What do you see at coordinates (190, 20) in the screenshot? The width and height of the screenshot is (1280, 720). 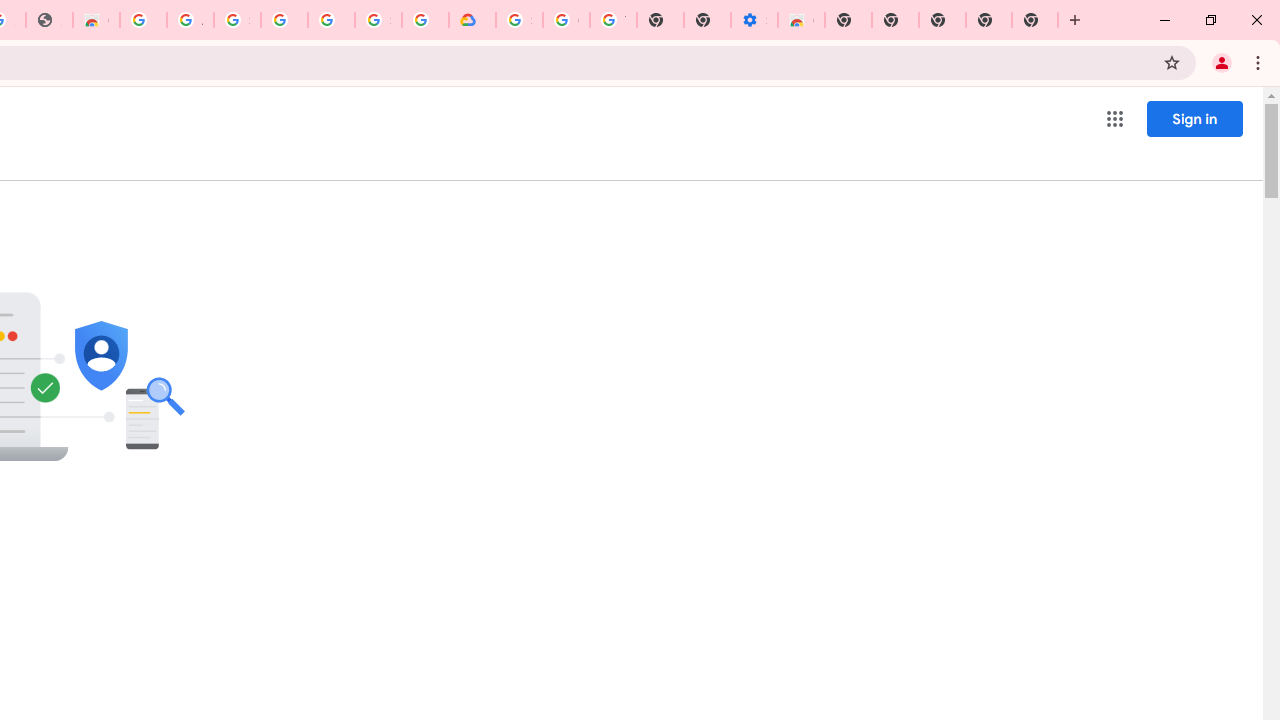 I see `'Ad Settings'` at bounding box center [190, 20].